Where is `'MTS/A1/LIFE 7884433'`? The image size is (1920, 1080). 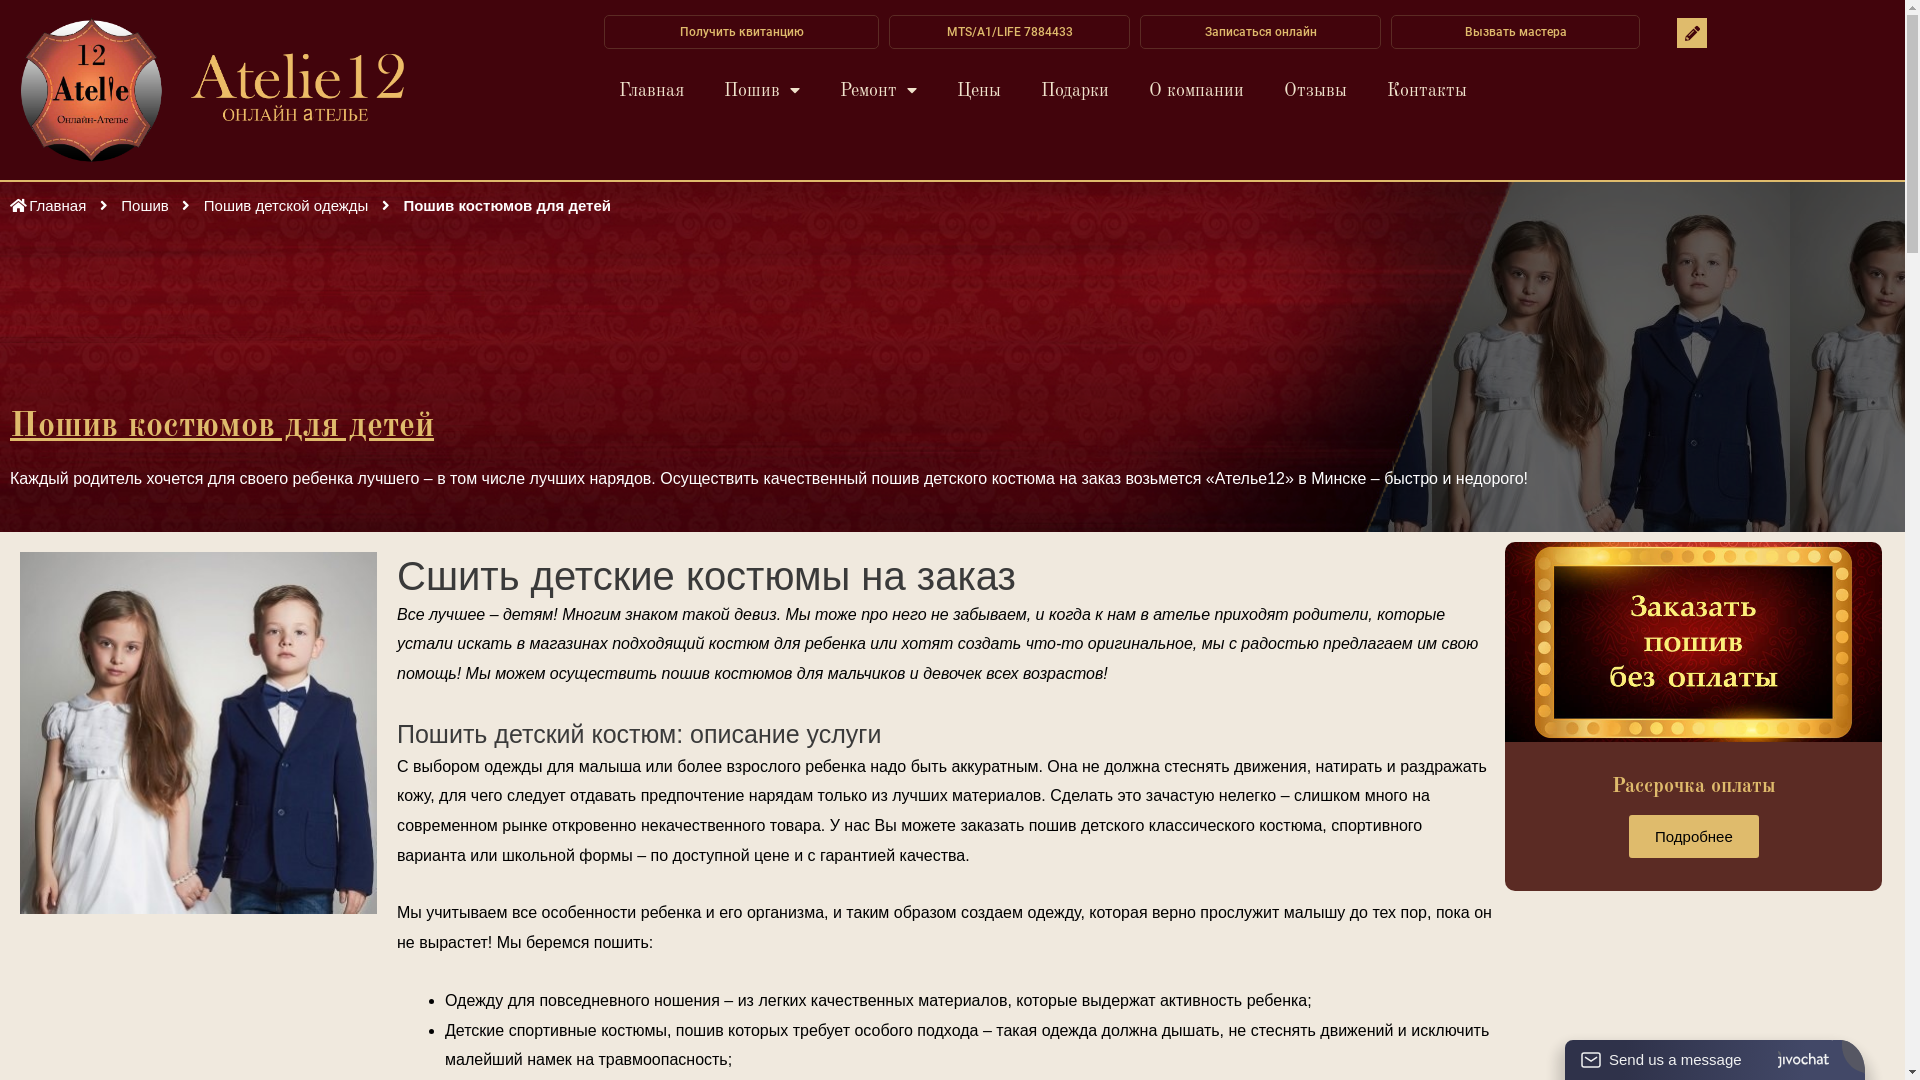 'MTS/A1/LIFE 7884433' is located at coordinates (1009, 31).